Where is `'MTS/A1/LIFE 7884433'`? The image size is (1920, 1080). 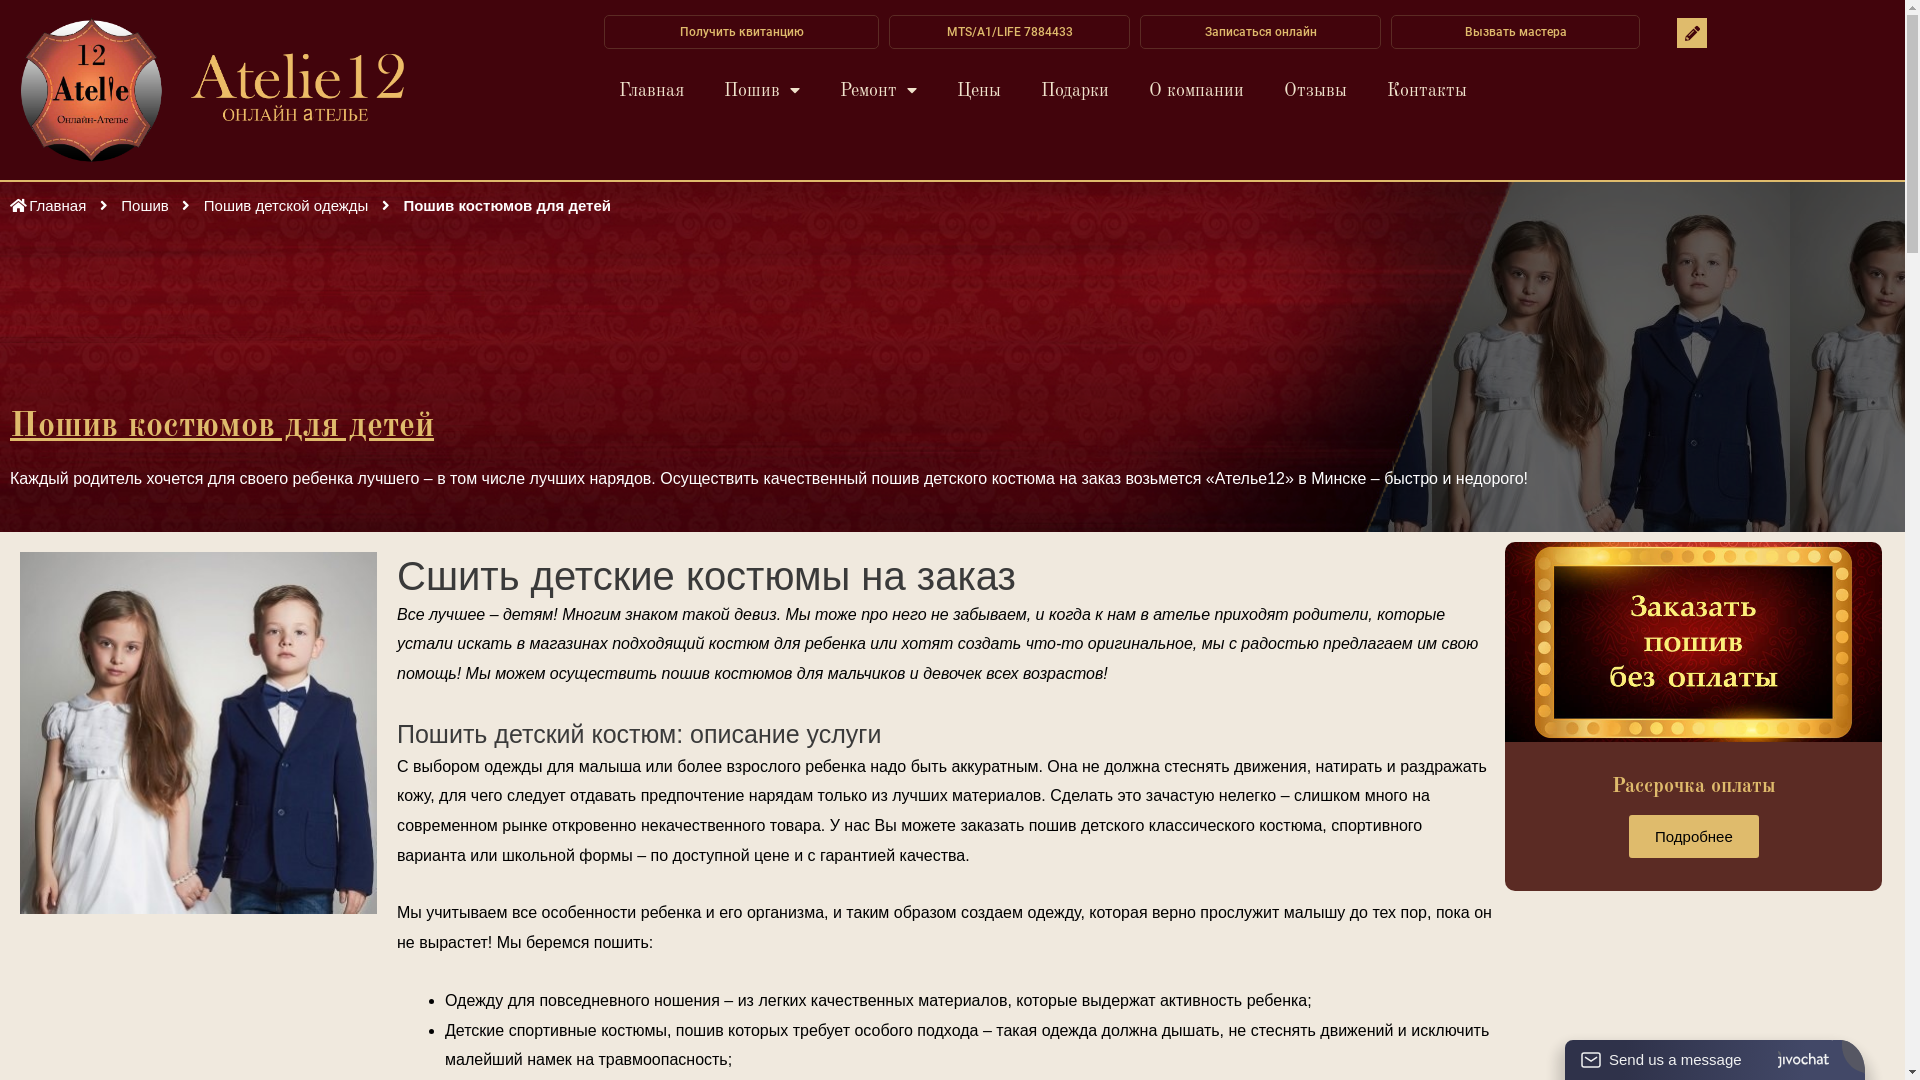 'MTS/A1/LIFE 7884433' is located at coordinates (1009, 31).